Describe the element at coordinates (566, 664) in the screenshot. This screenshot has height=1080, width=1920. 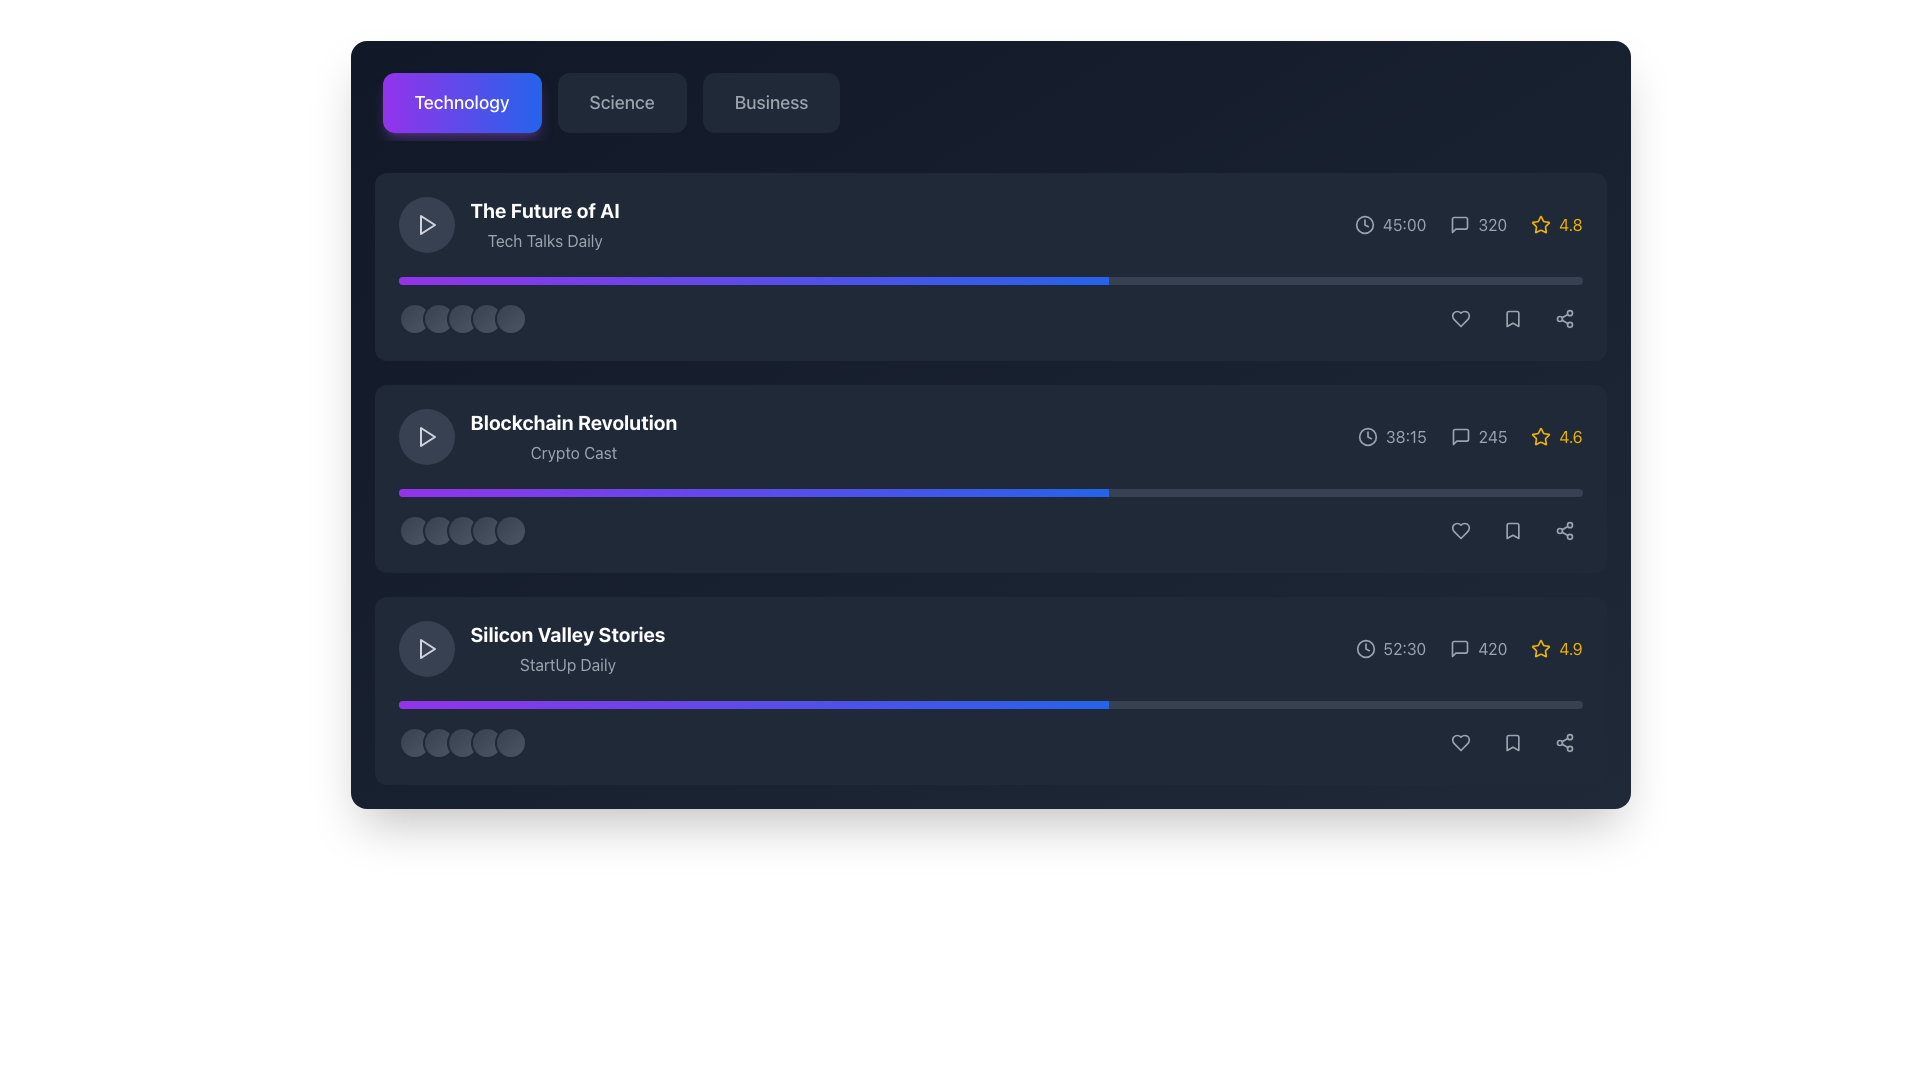
I see `the subtitle text located beneath the bold title 'Silicon Valley Stories' in the third list item` at that location.